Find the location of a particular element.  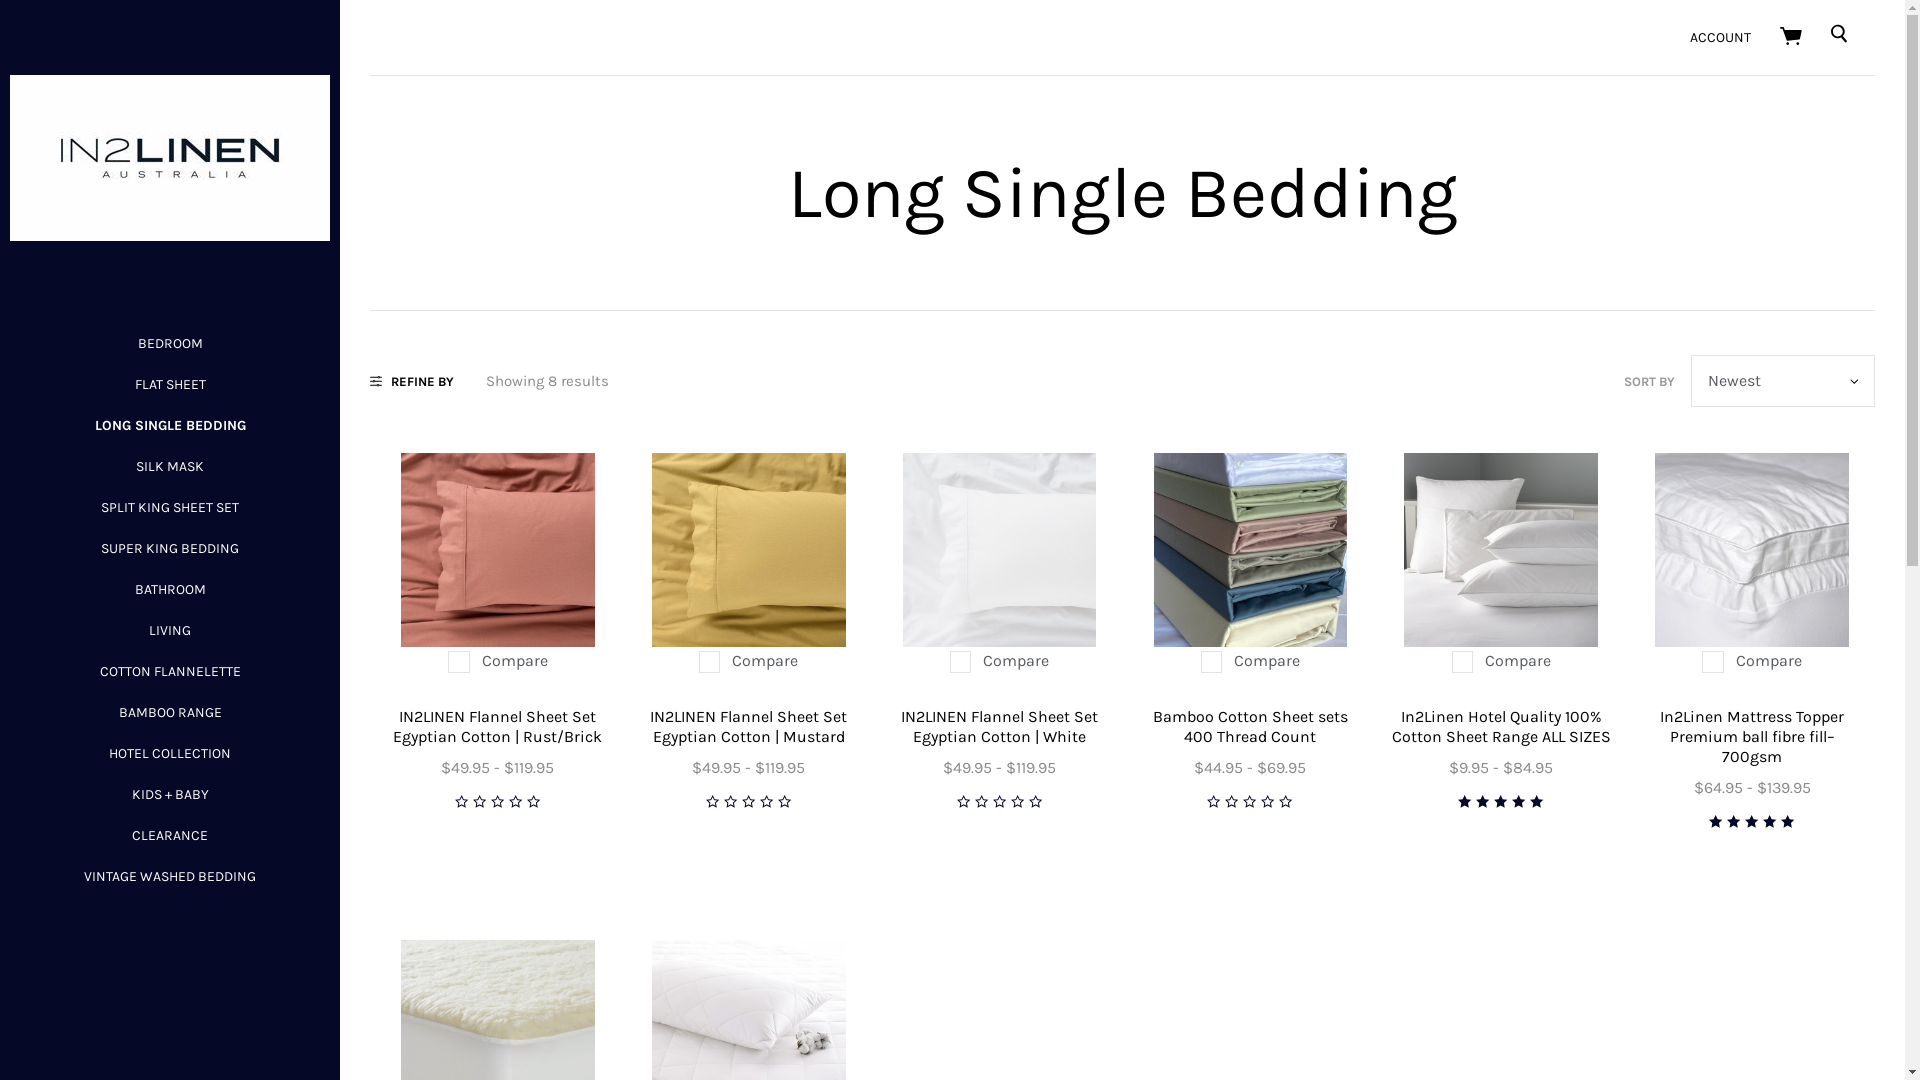

'CART' is located at coordinates (1792, 37).